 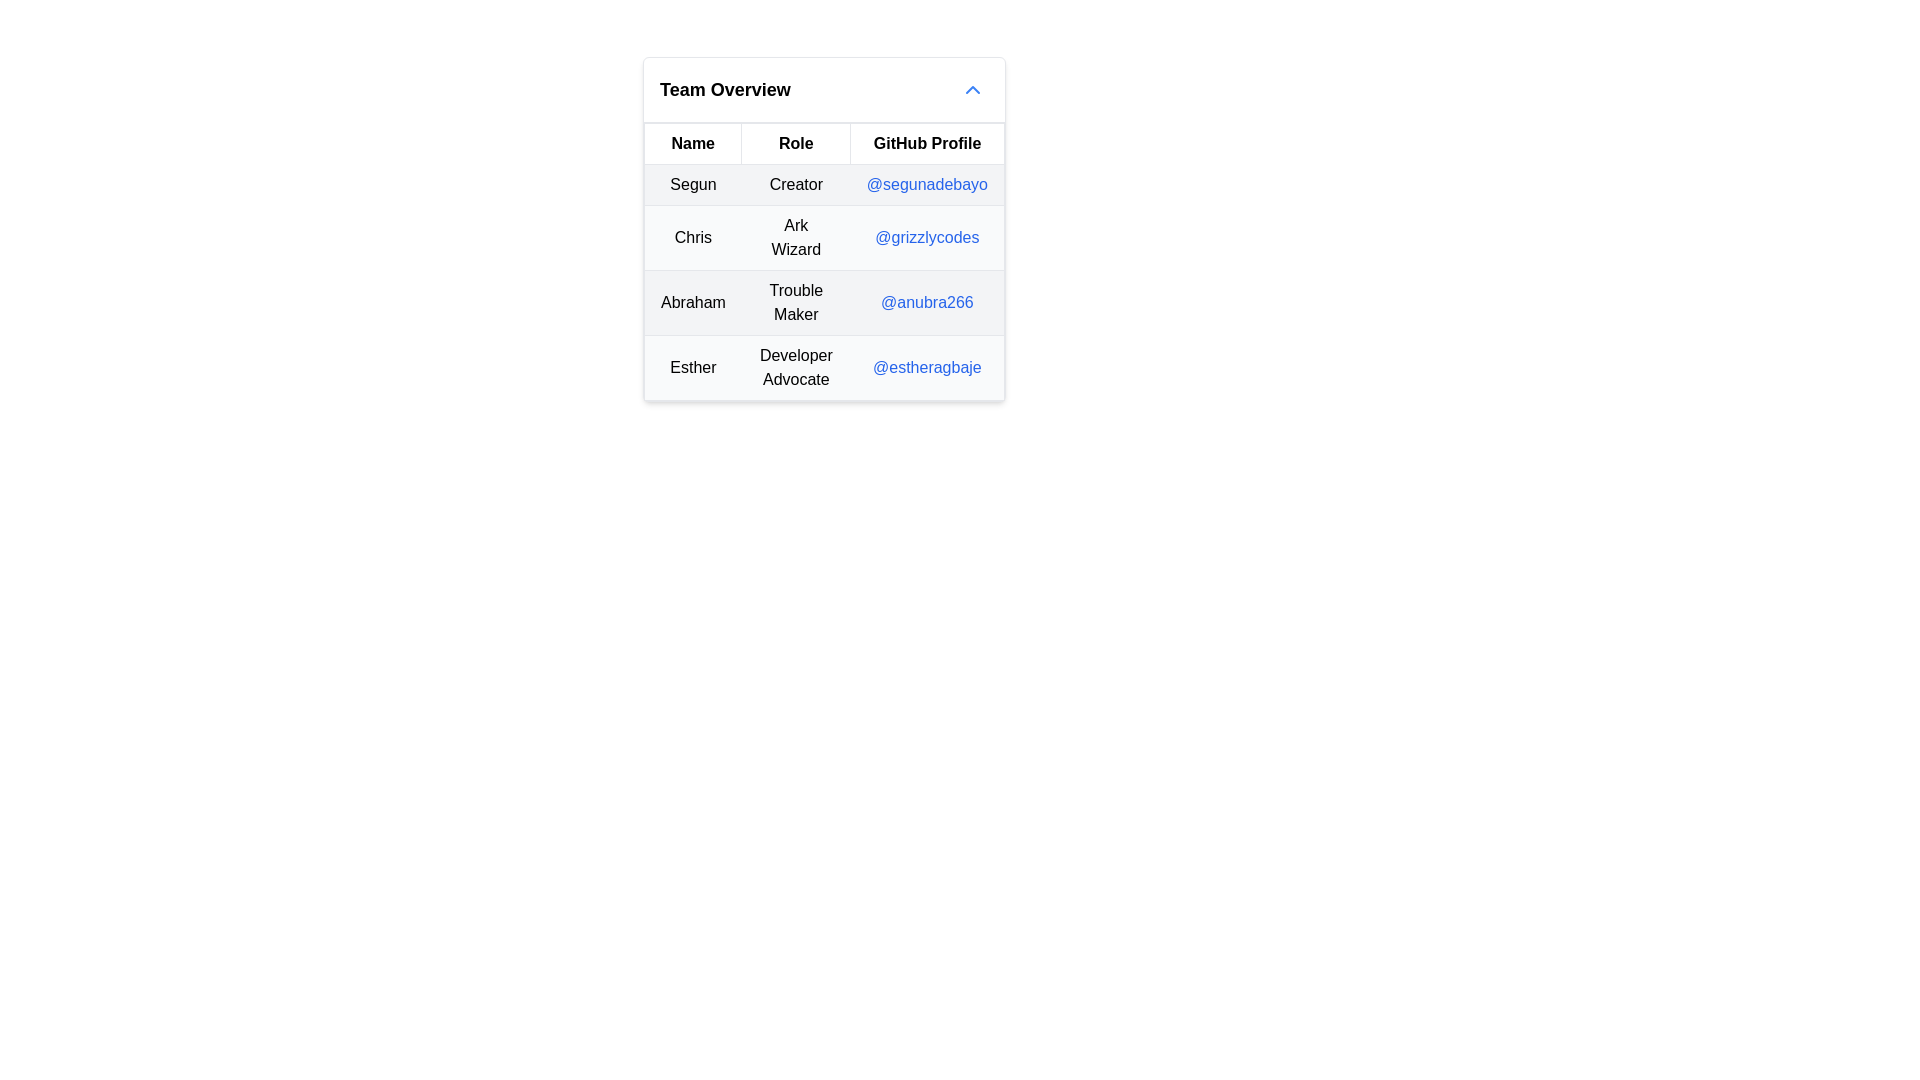 What do you see at coordinates (926, 236) in the screenshot?
I see `keyboard navigation` at bounding box center [926, 236].